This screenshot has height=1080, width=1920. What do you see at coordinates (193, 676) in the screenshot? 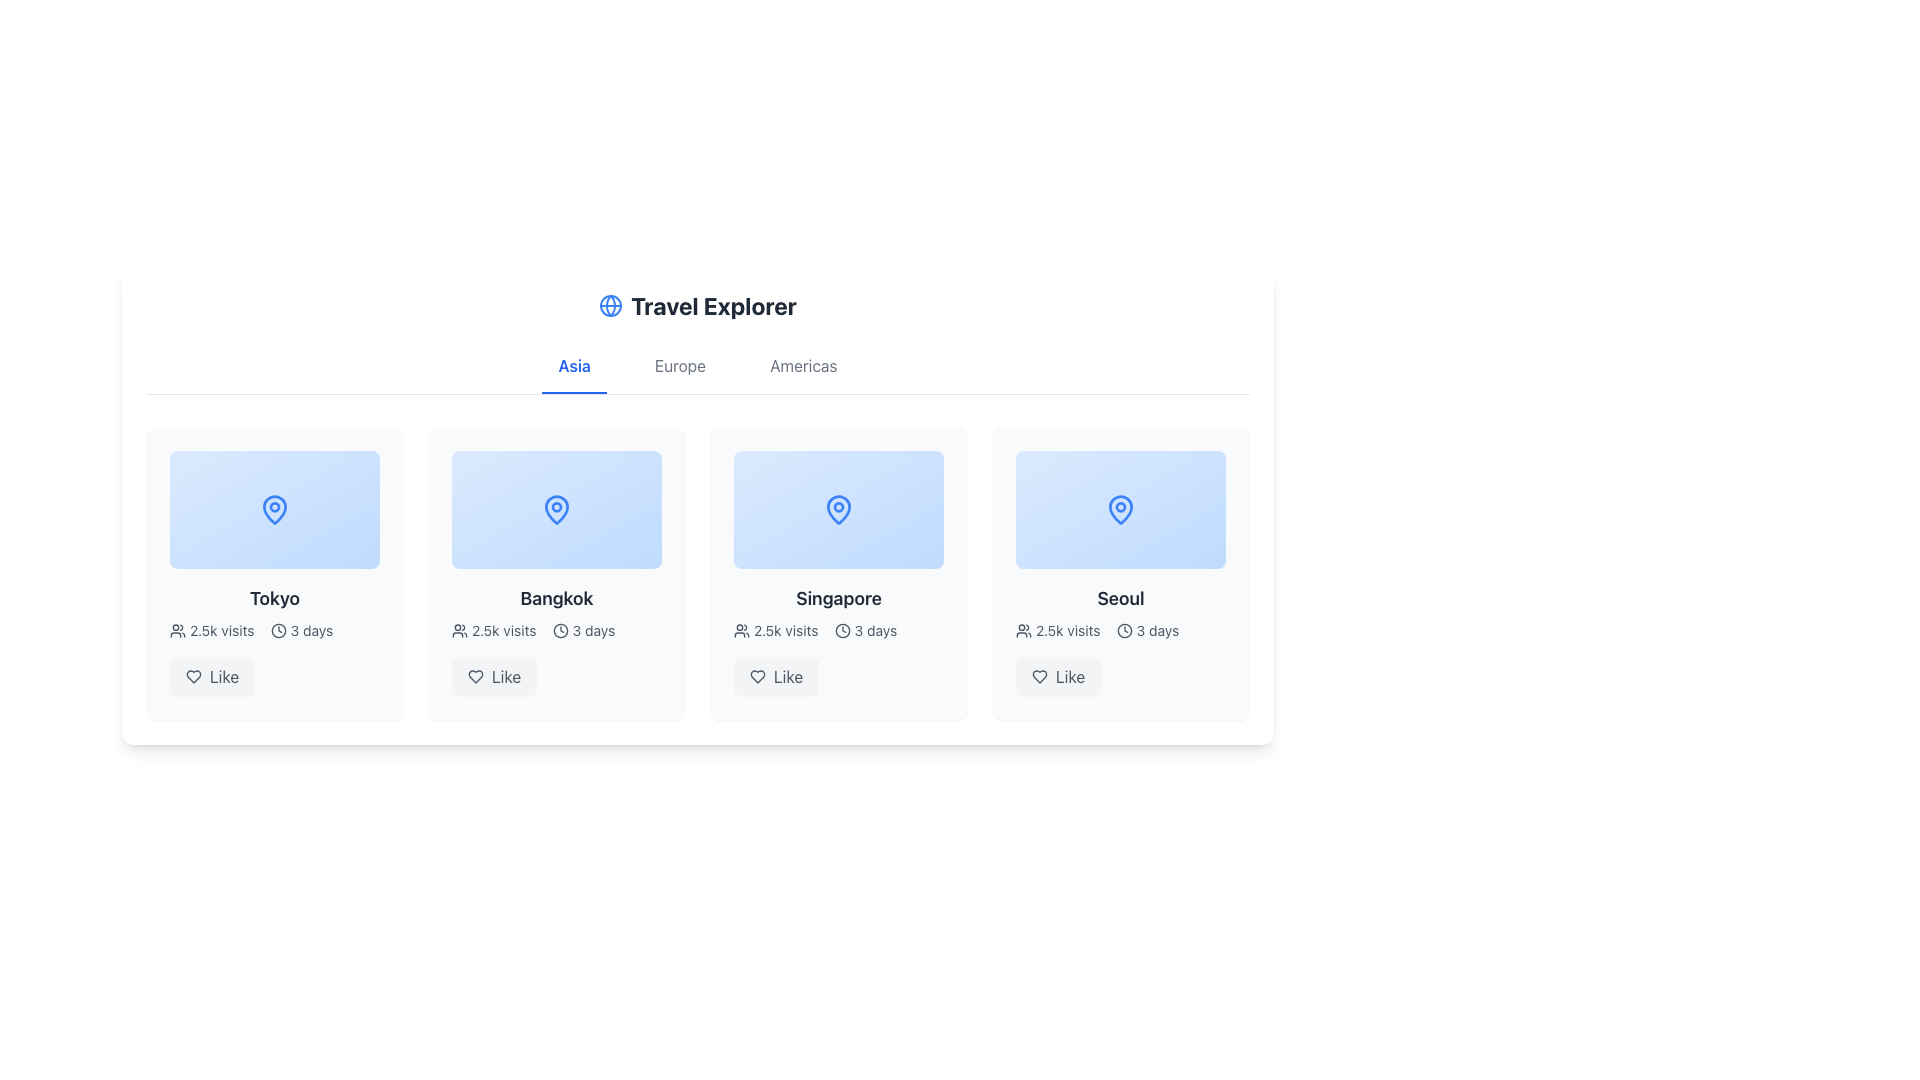
I see `the heart icon within the 'Like' button located below the 'Tokyo' card in the 'Asia' tab` at bounding box center [193, 676].